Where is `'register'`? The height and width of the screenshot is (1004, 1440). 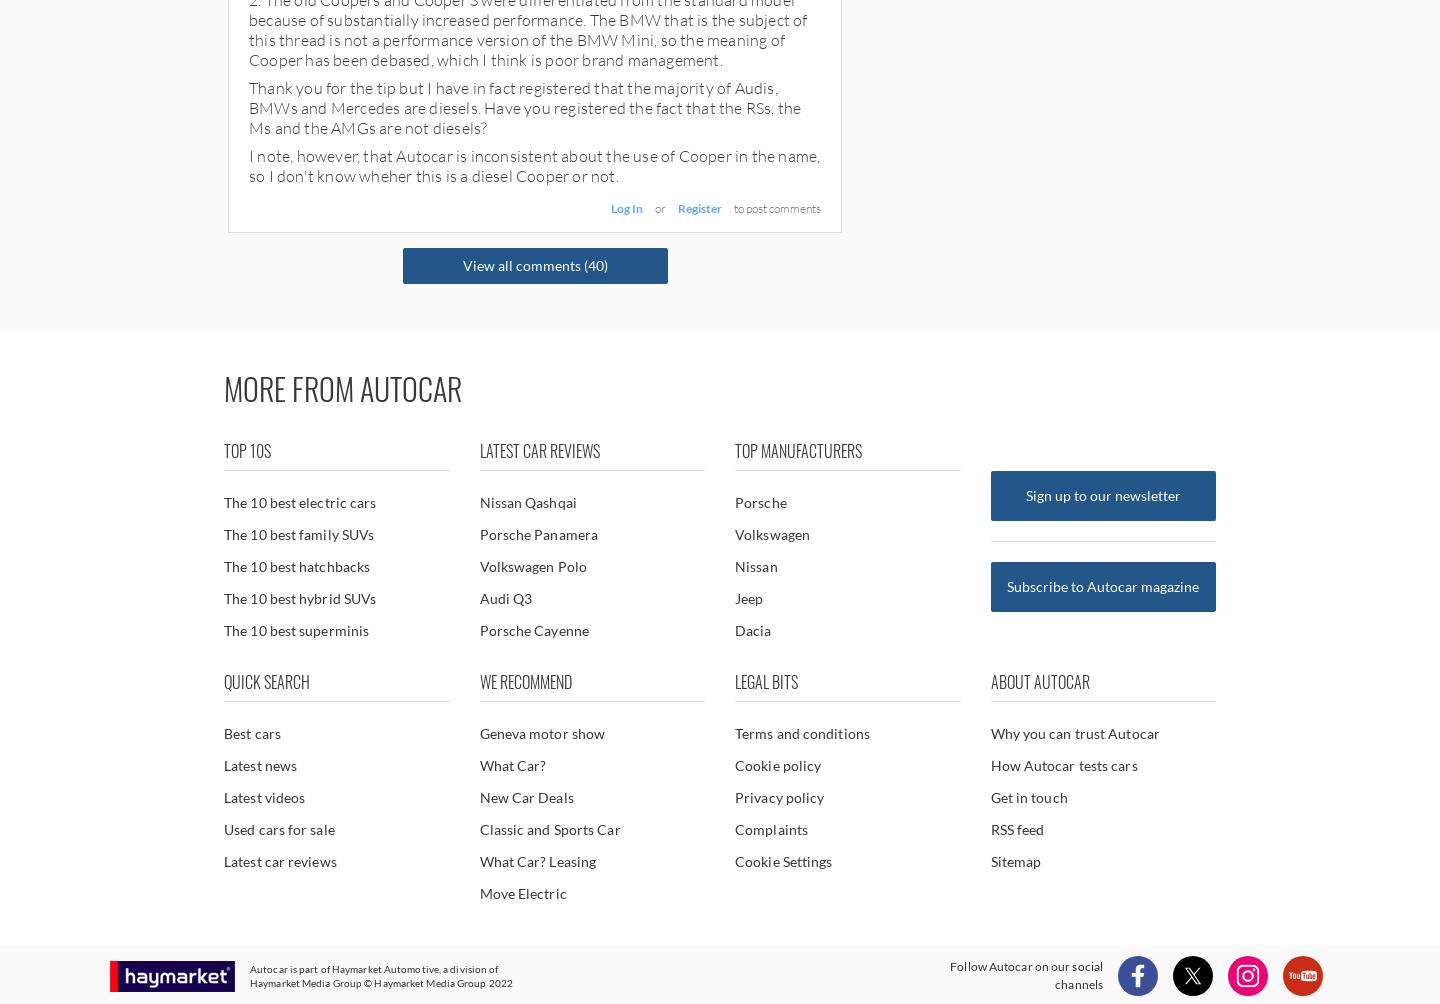
'register' is located at coordinates (699, 207).